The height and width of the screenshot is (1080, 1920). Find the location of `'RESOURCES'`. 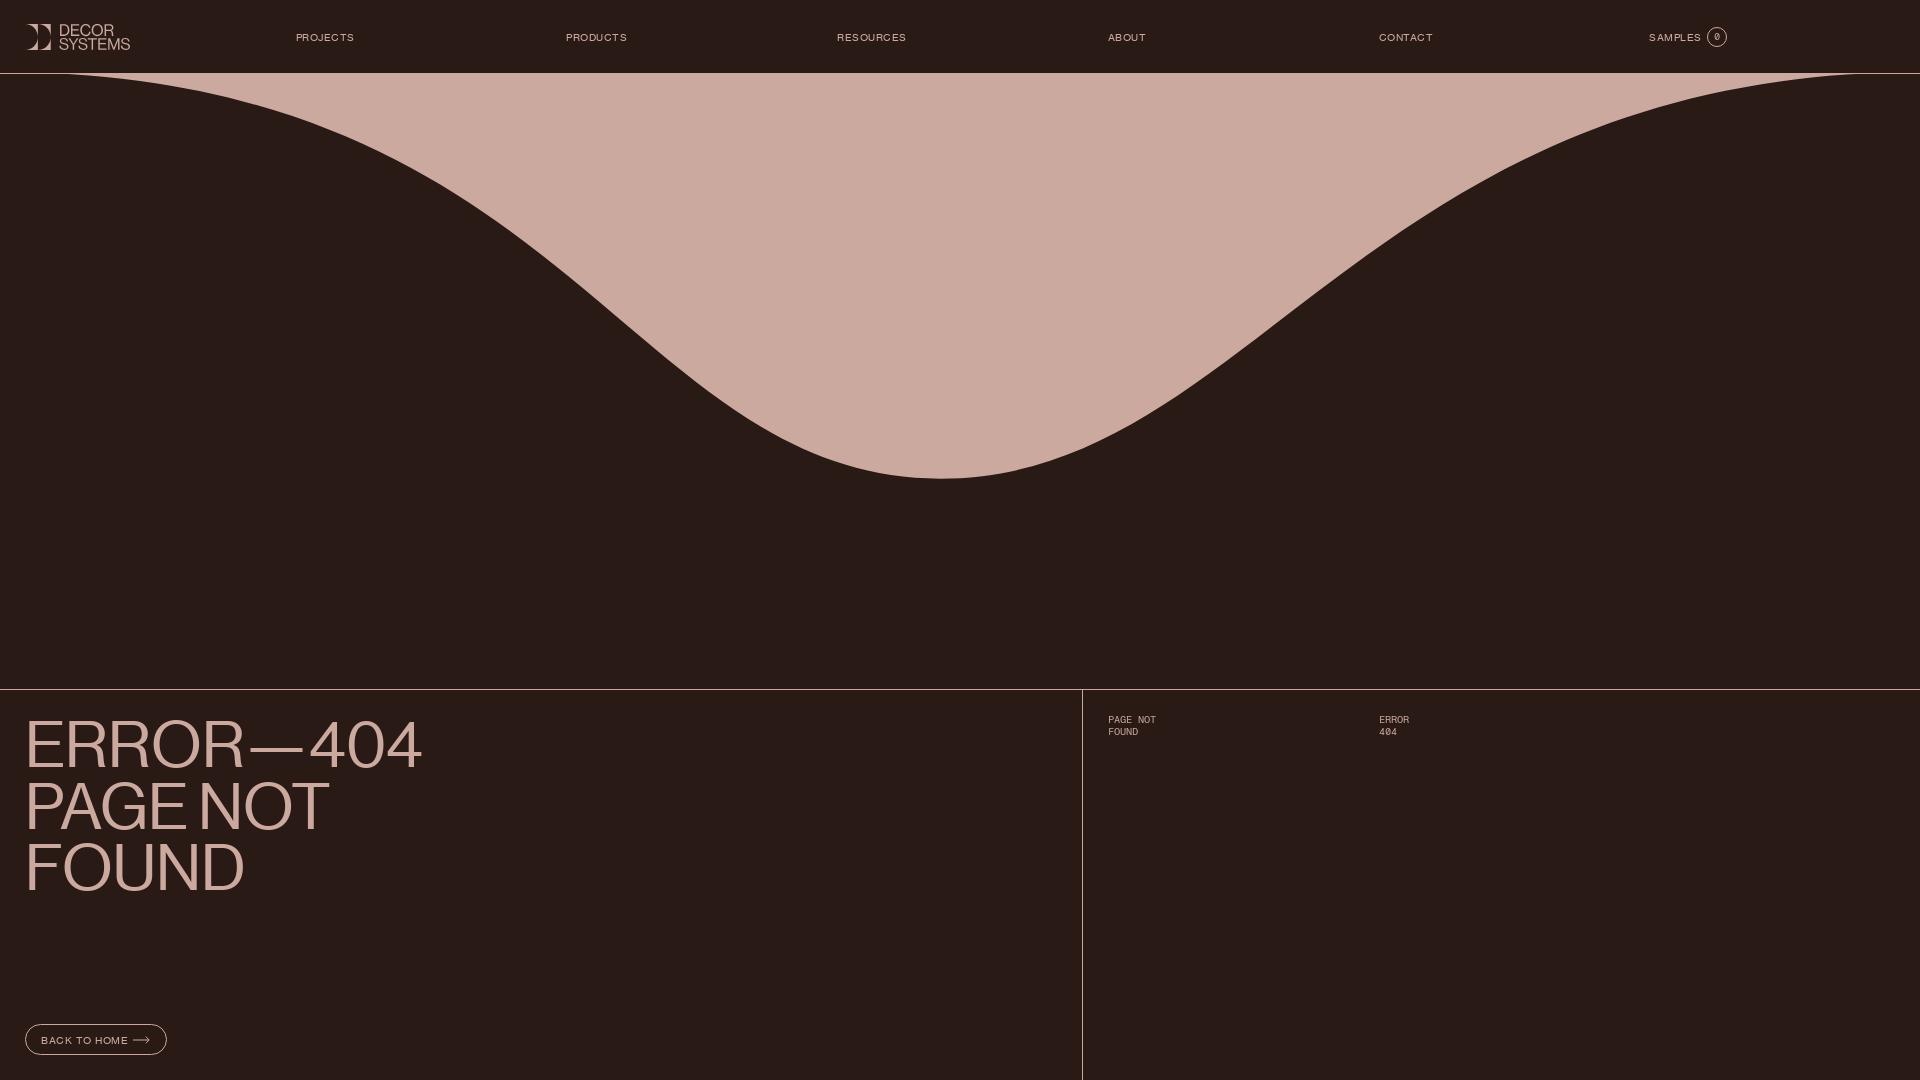

'RESOURCES' is located at coordinates (836, 37).